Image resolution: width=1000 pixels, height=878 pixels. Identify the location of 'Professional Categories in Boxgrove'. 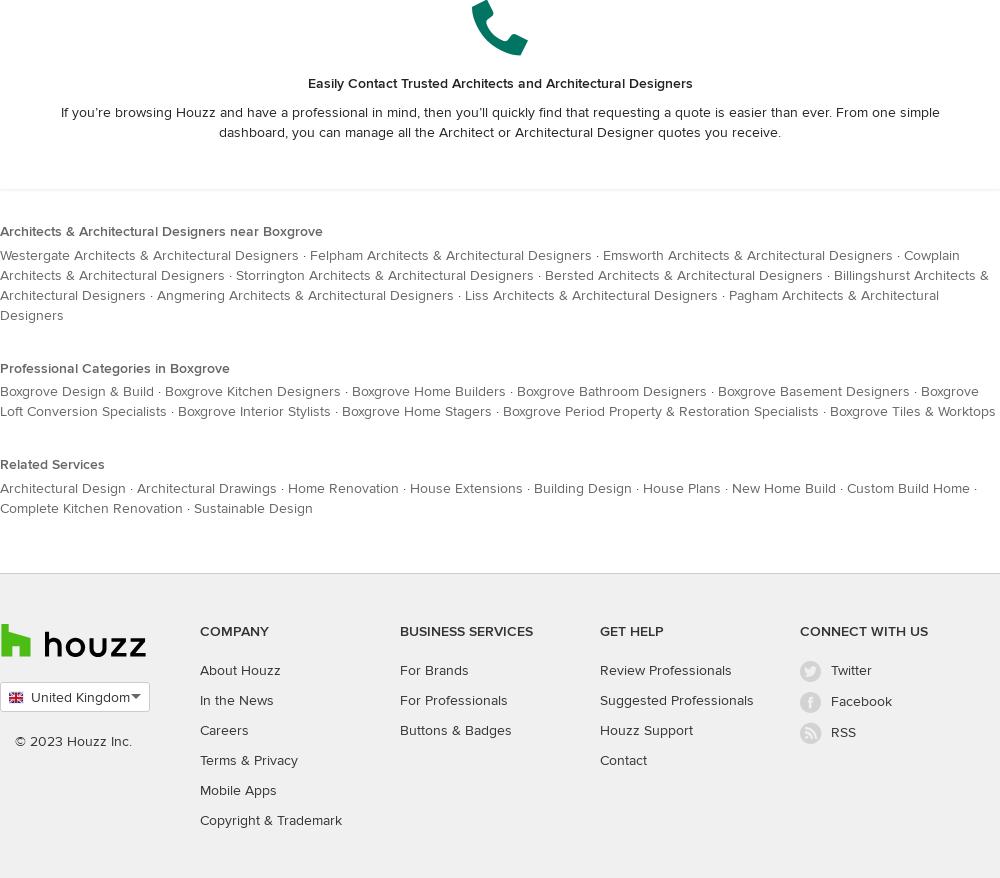
(114, 366).